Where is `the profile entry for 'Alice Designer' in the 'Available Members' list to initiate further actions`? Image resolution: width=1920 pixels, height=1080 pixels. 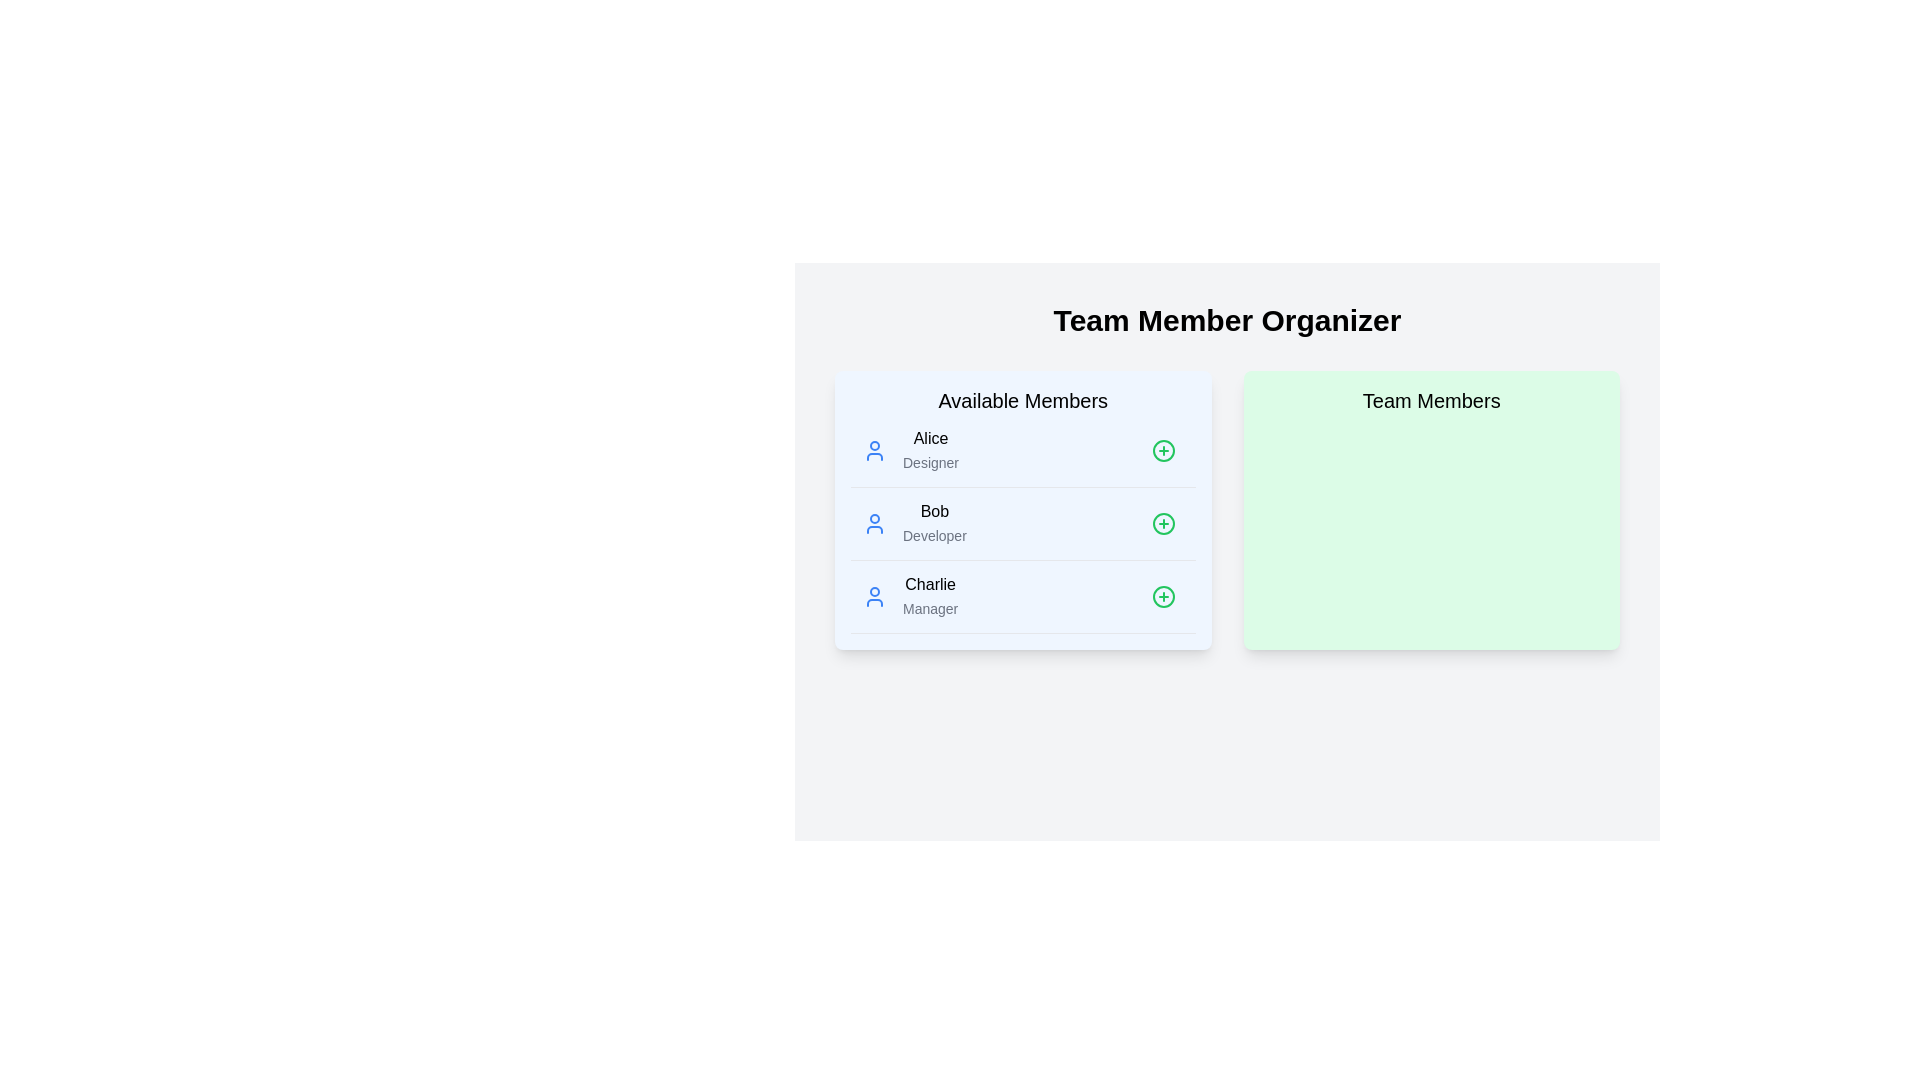 the profile entry for 'Alice Designer' in the 'Available Members' list to initiate further actions is located at coordinates (910, 451).